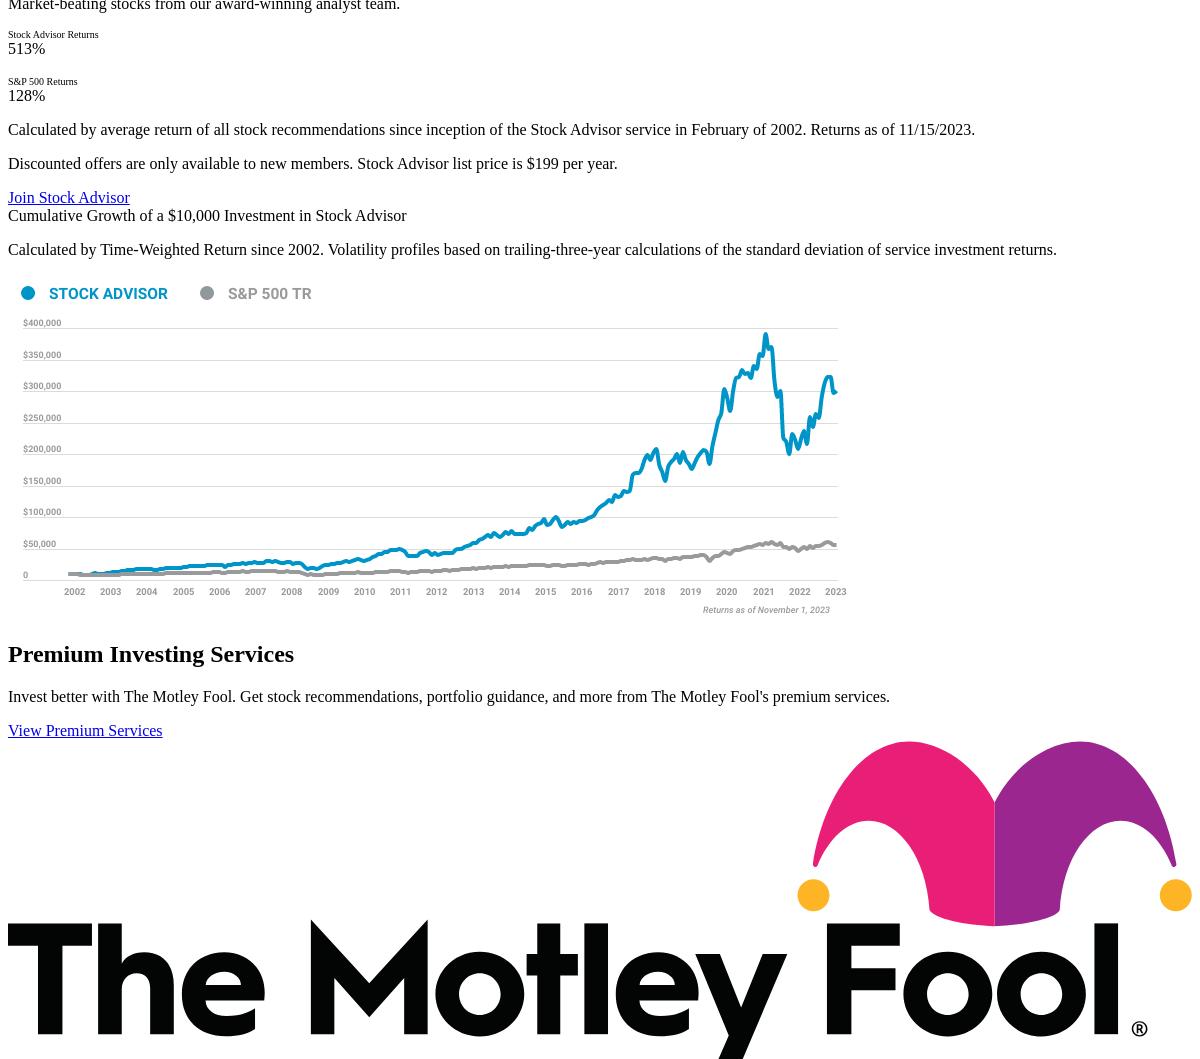 This screenshot has height=1059, width=1200. I want to click on '128%', so click(26, 95).